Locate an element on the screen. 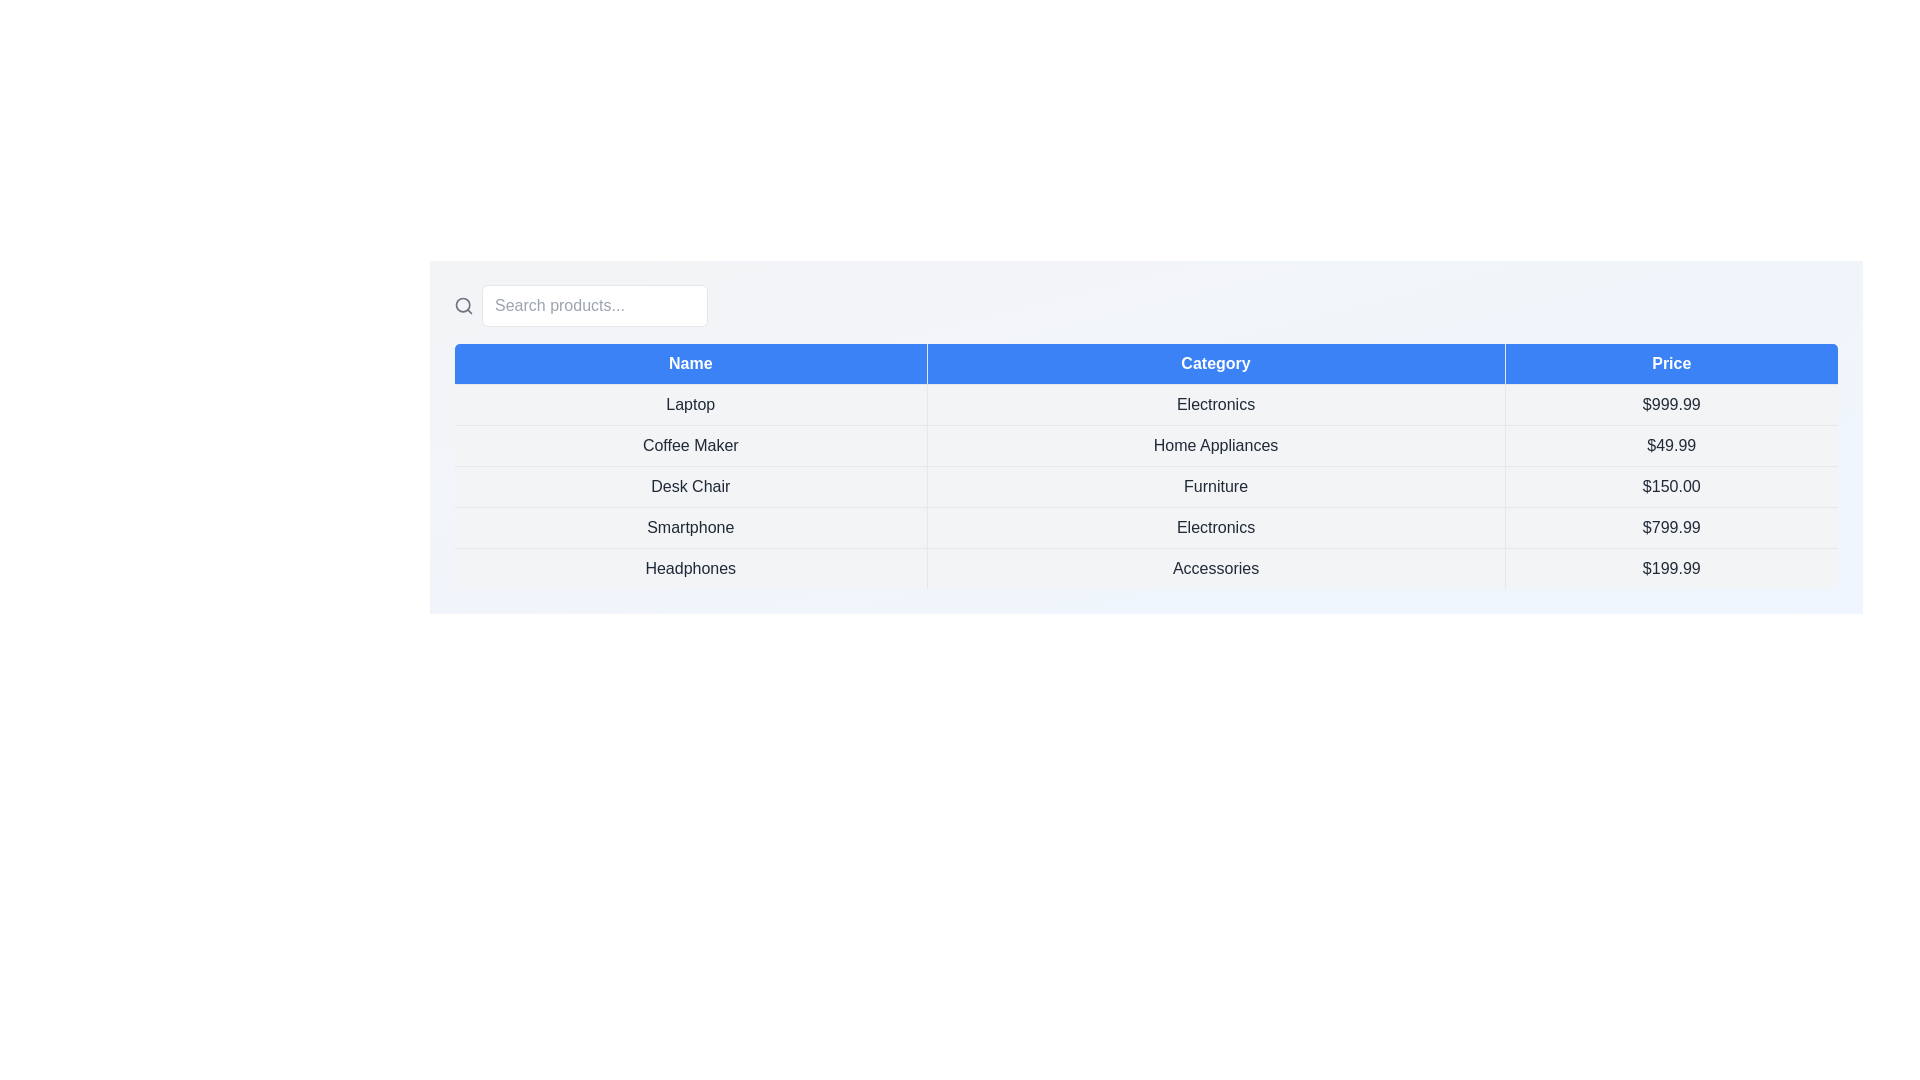  the product name text label is located at coordinates (690, 405).